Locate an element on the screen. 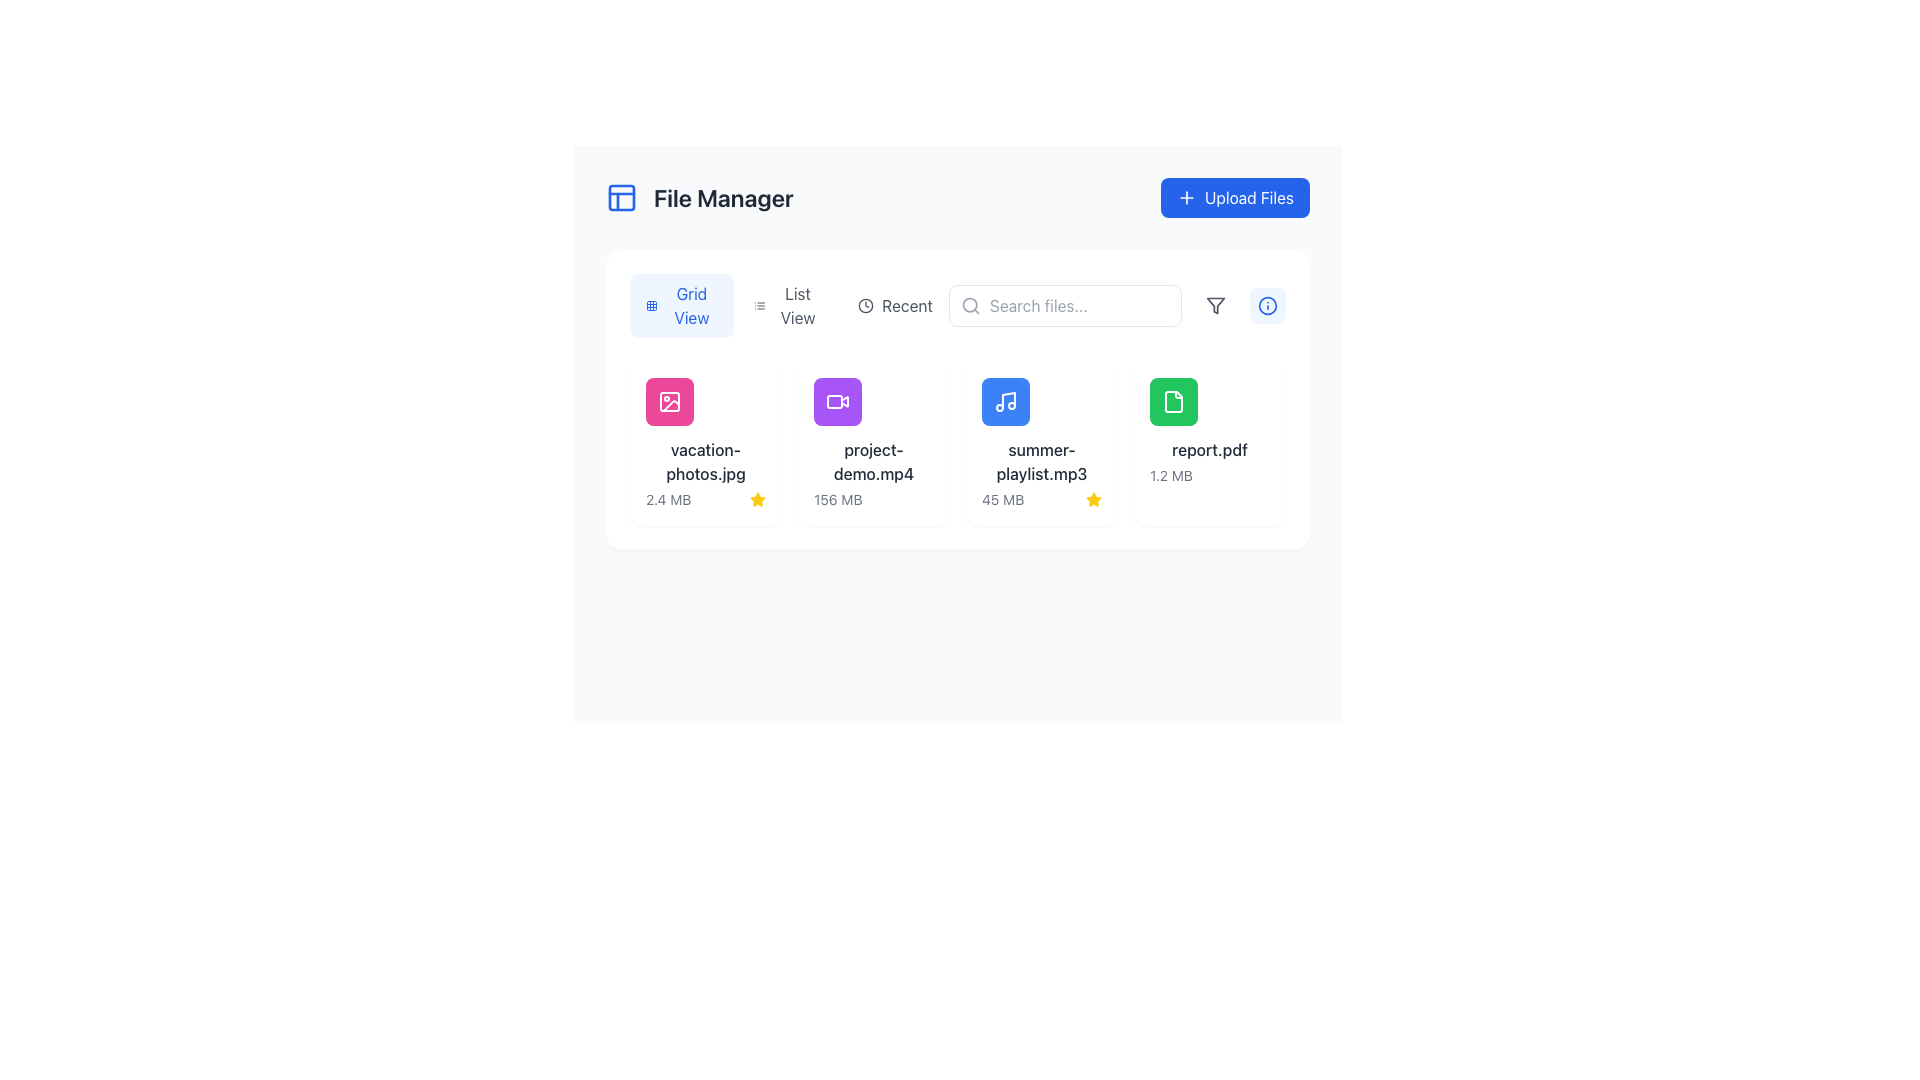 The width and height of the screenshot is (1920, 1080). the first icon button located at the bottom of the file card for 'summer-playlist.mp3' is located at coordinates (999, 496).